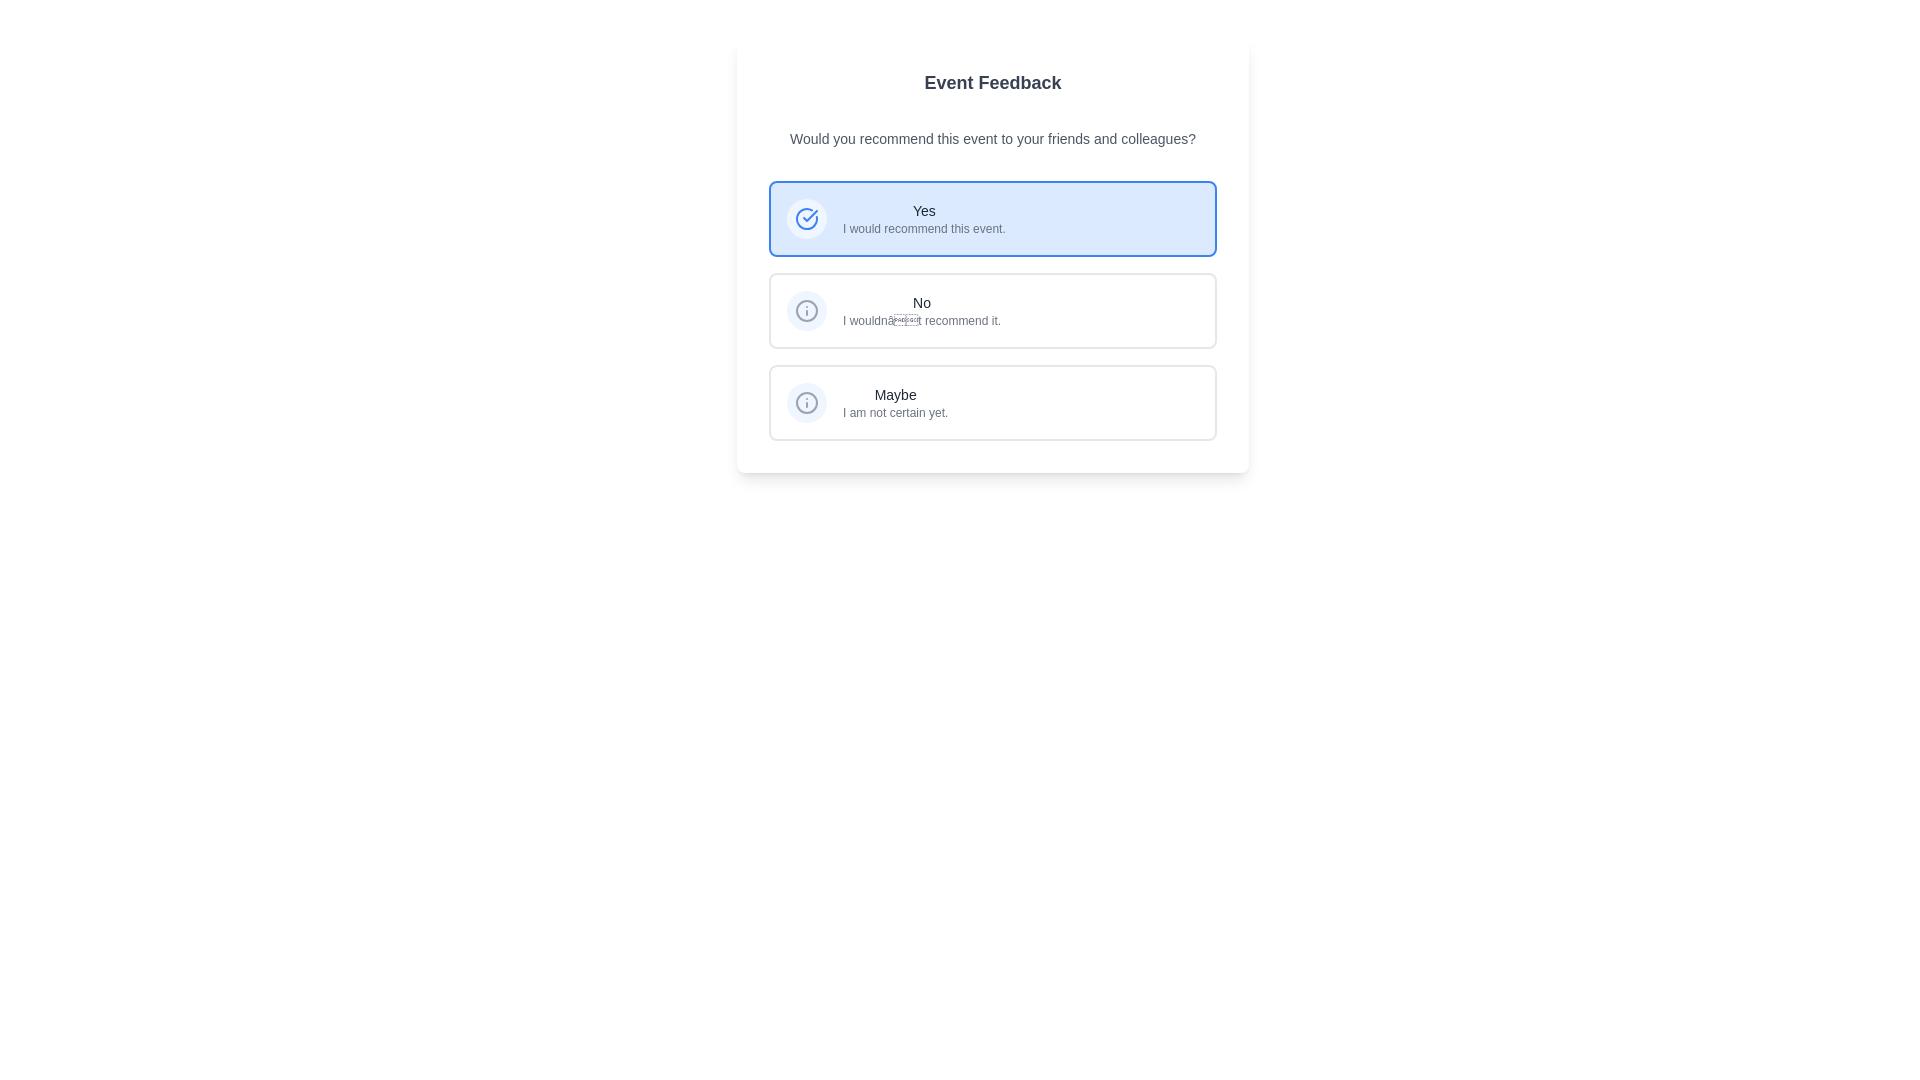  What do you see at coordinates (806, 311) in the screenshot?
I see `the Informational icon located to the far left of the 'No, I wouldn’t recommend it.' option in the feedback interface` at bounding box center [806, 311].